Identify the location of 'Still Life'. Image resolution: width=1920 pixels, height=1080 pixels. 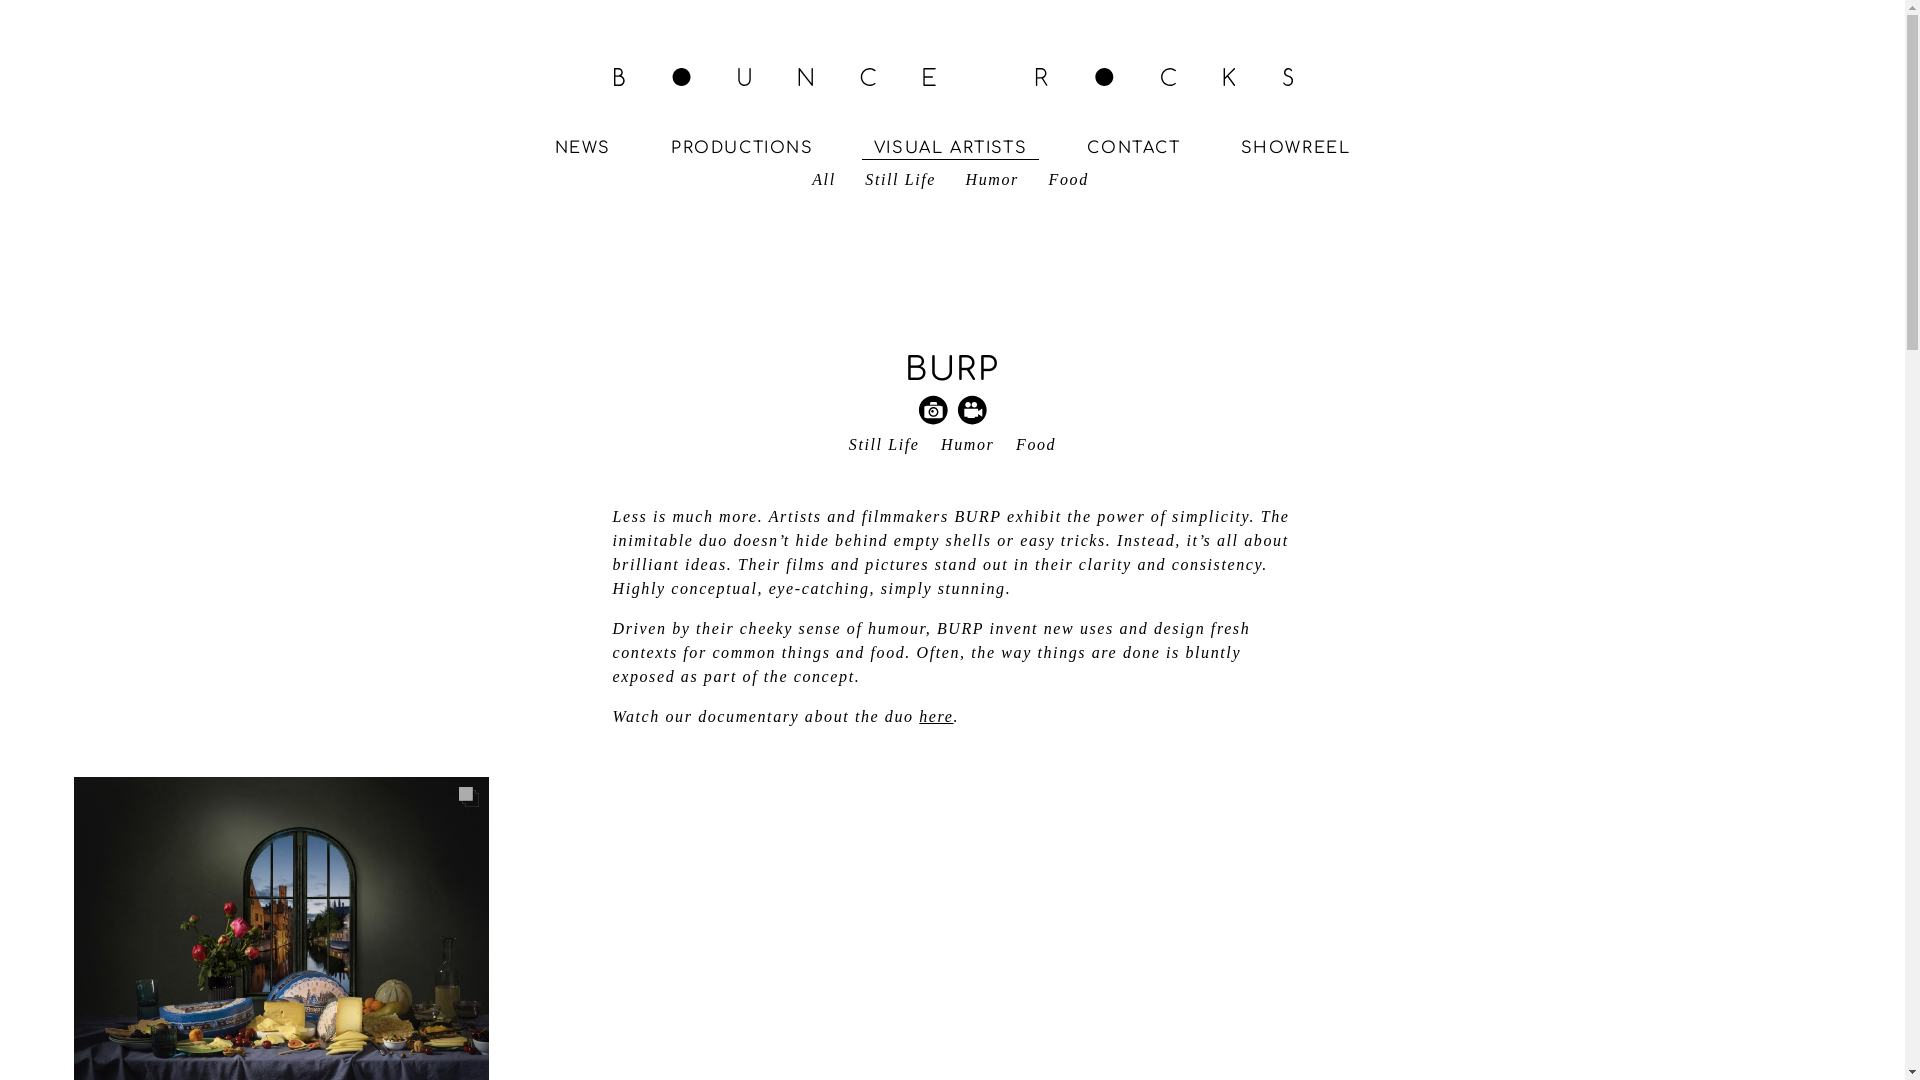
(883, 443).